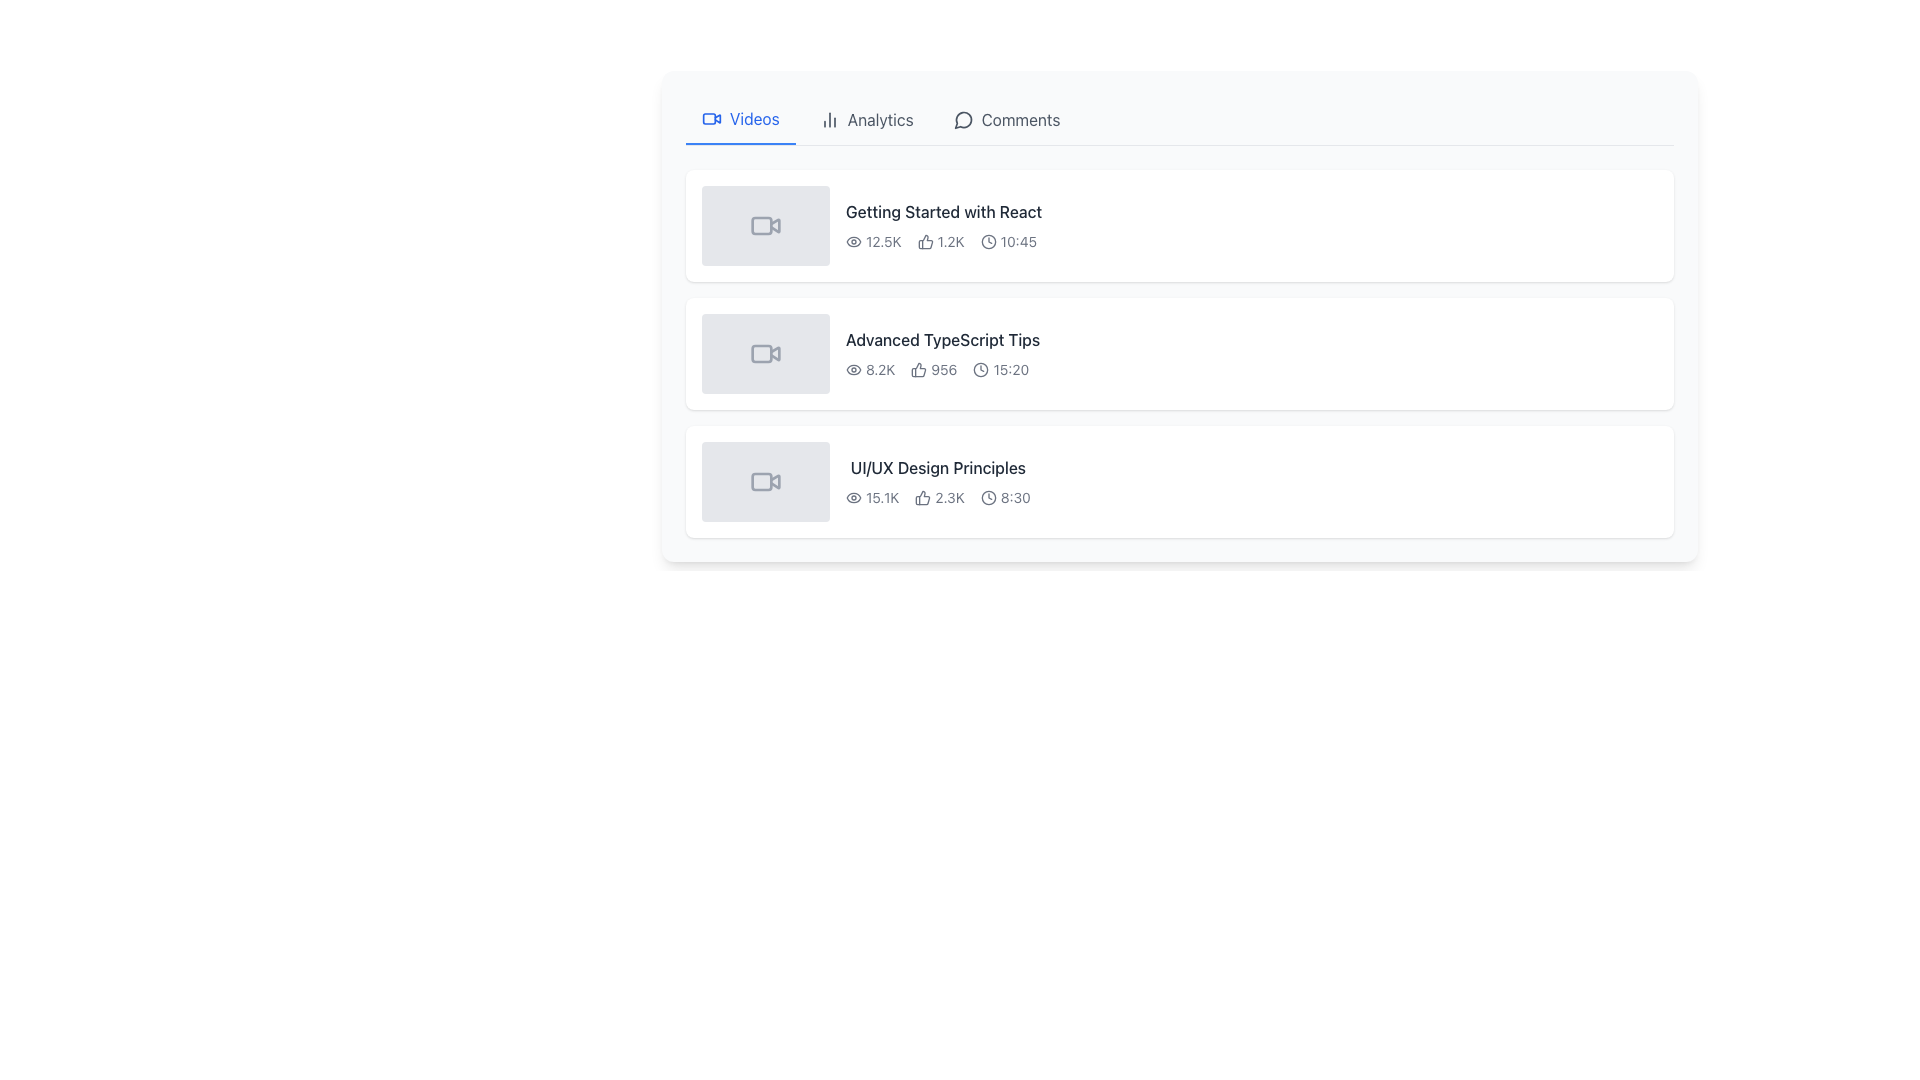 This screenshot has height=1080, width=1920. I want to click on the circular SVG shape representing the clock face, which is part of the clock icon adjacent to the time label '15:20' in the list item titled 'Advanced TypeScript Tips', so click(981, 370).